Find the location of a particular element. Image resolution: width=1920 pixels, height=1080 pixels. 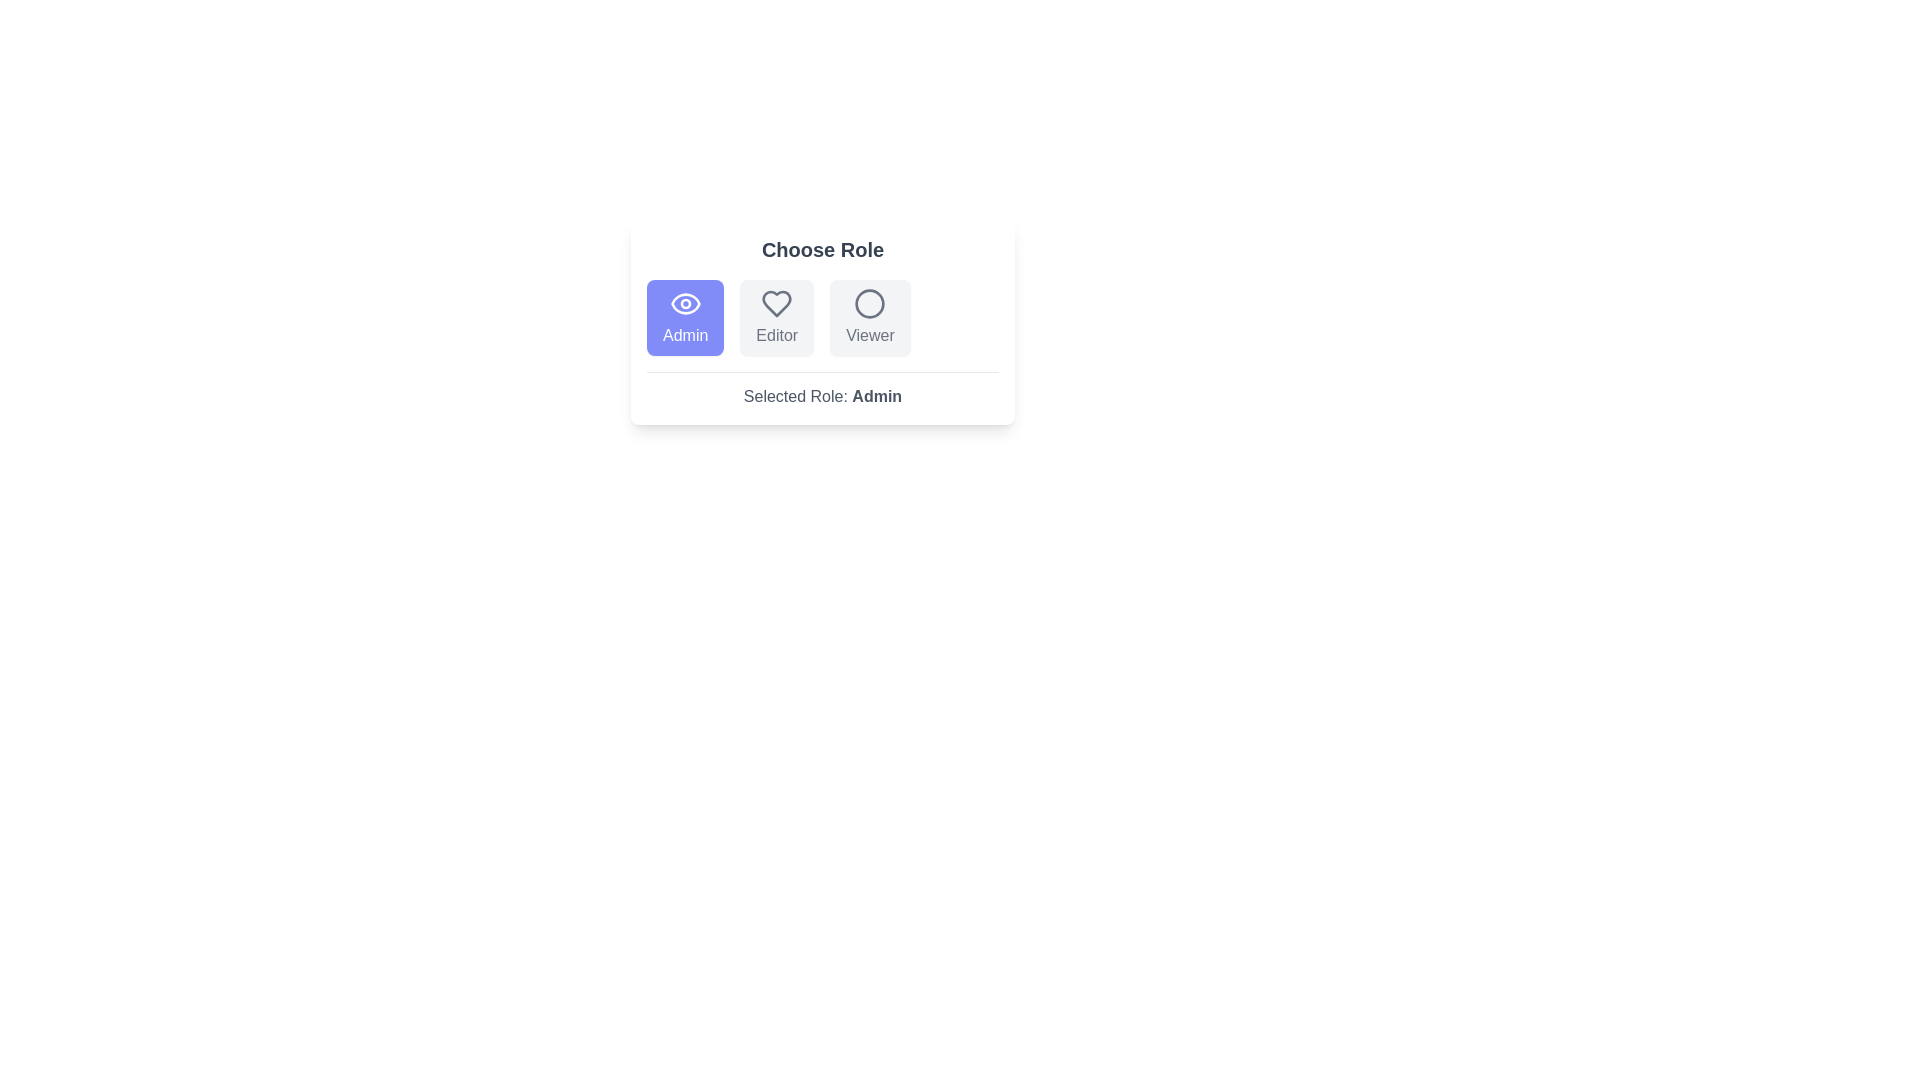

the heart-shaped icon with a hollow design and dark gray color, which is the central feature of the 'Editor' option in the role selection interface is located at coordinates (776, 304).